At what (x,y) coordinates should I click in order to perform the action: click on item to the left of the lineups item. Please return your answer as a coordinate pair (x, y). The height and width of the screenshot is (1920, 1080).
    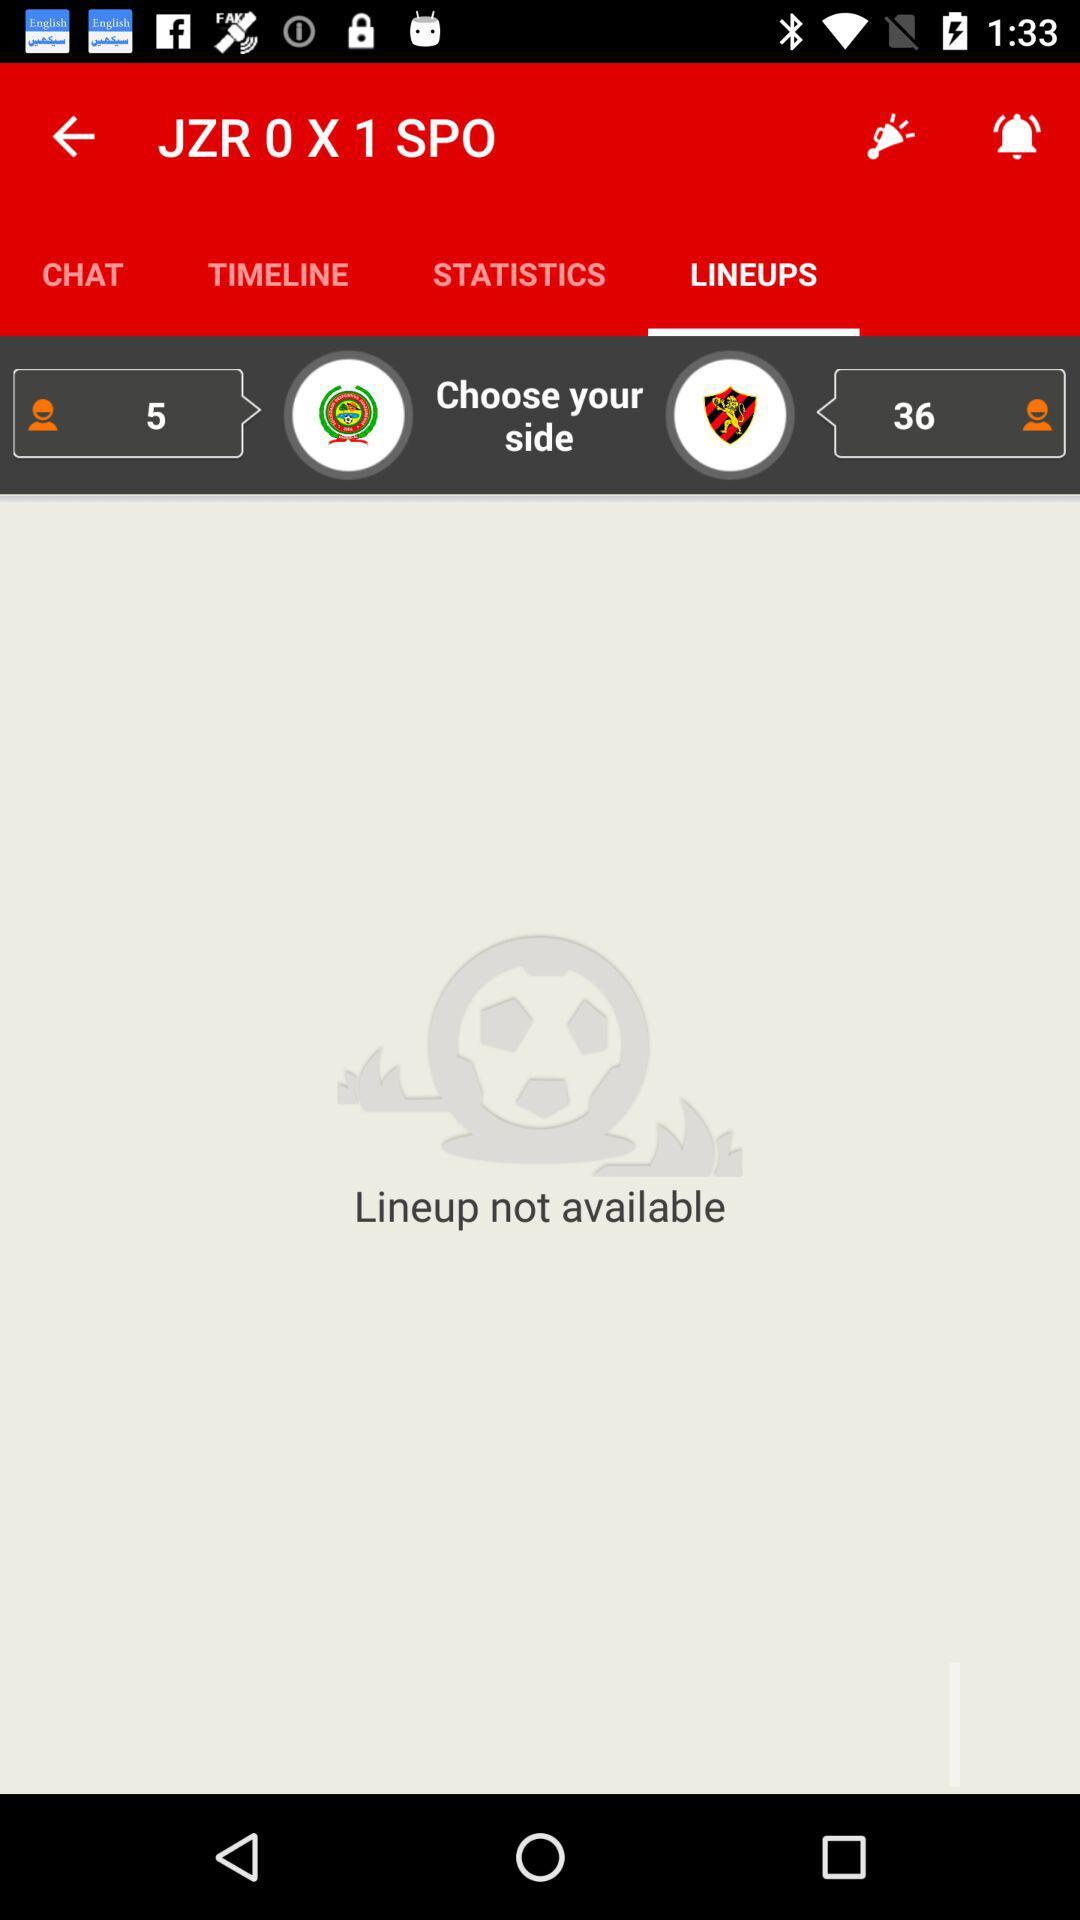
    Looking at the image, I should click on (518, 272).